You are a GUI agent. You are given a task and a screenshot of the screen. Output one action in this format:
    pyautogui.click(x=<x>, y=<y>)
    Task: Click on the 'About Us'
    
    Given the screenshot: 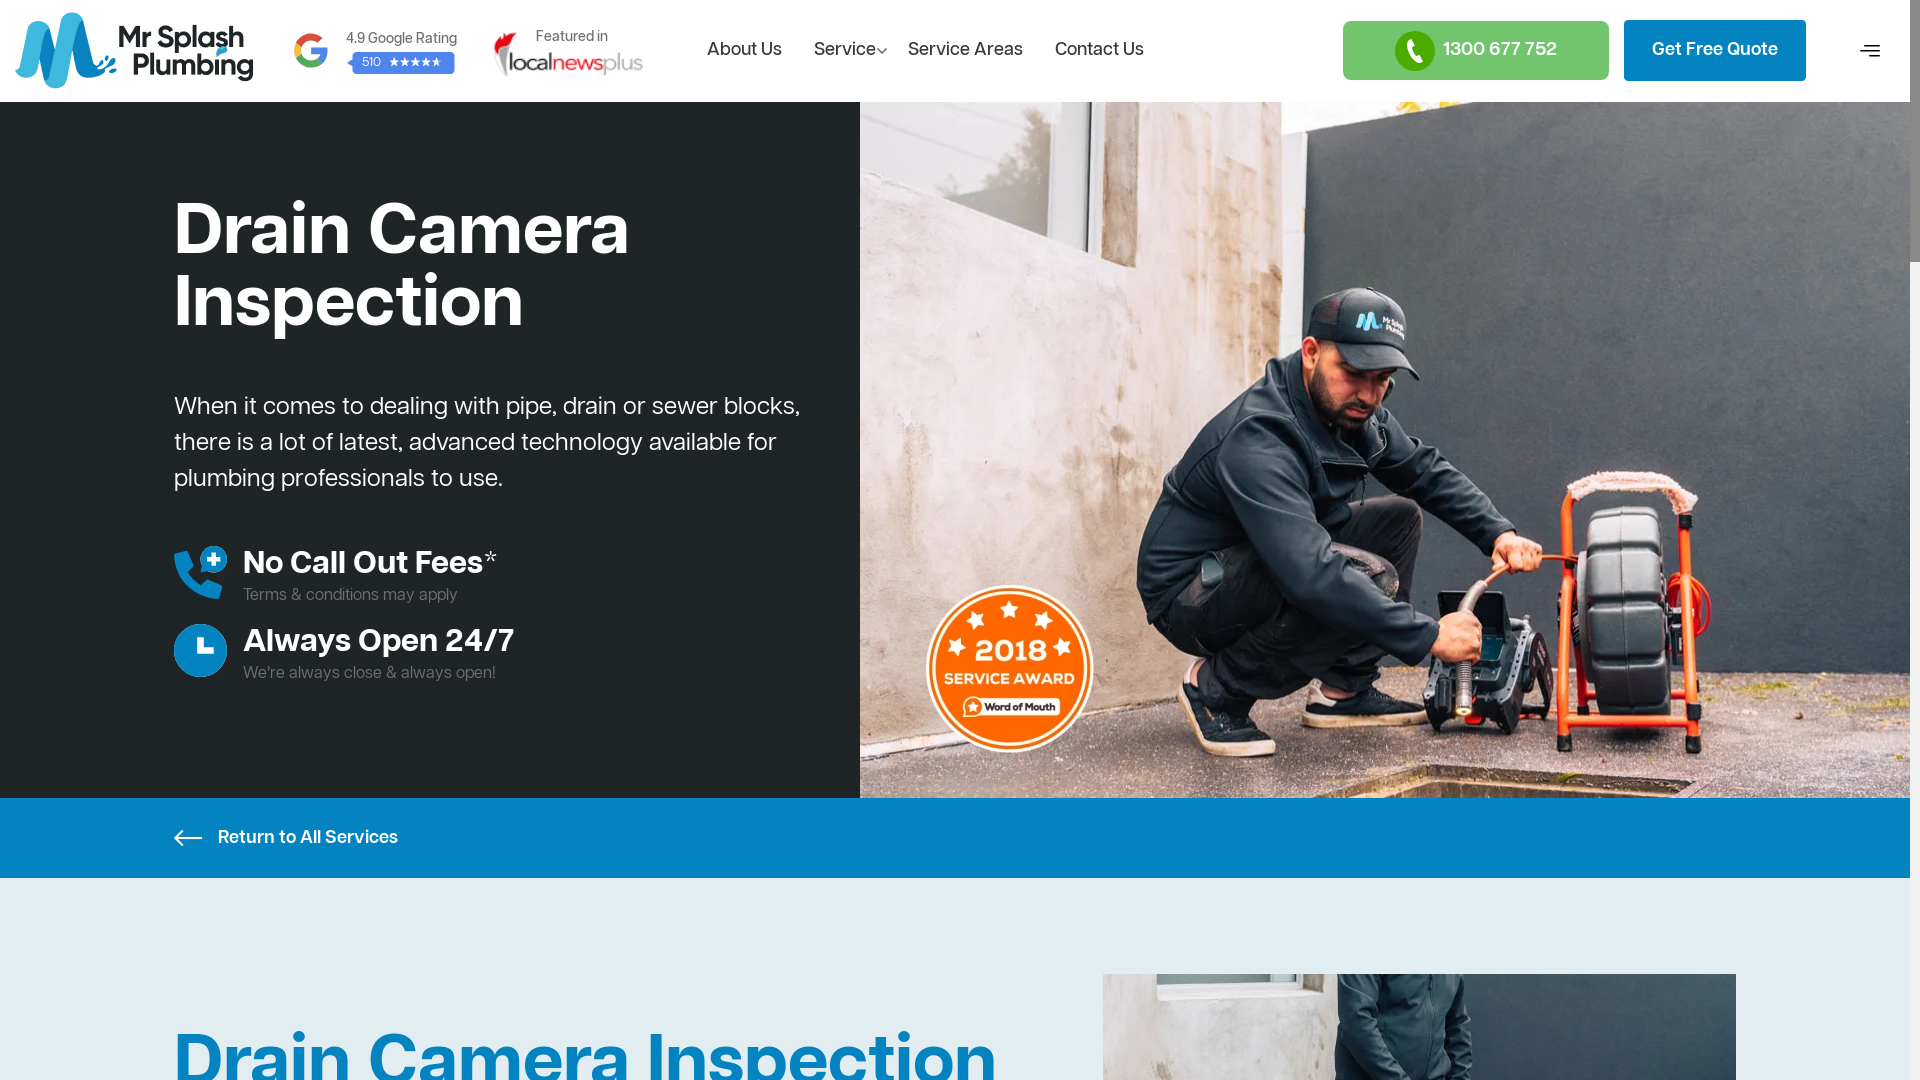 What is the action you would take?
    pyautogui.click(x=743, y=49)
    